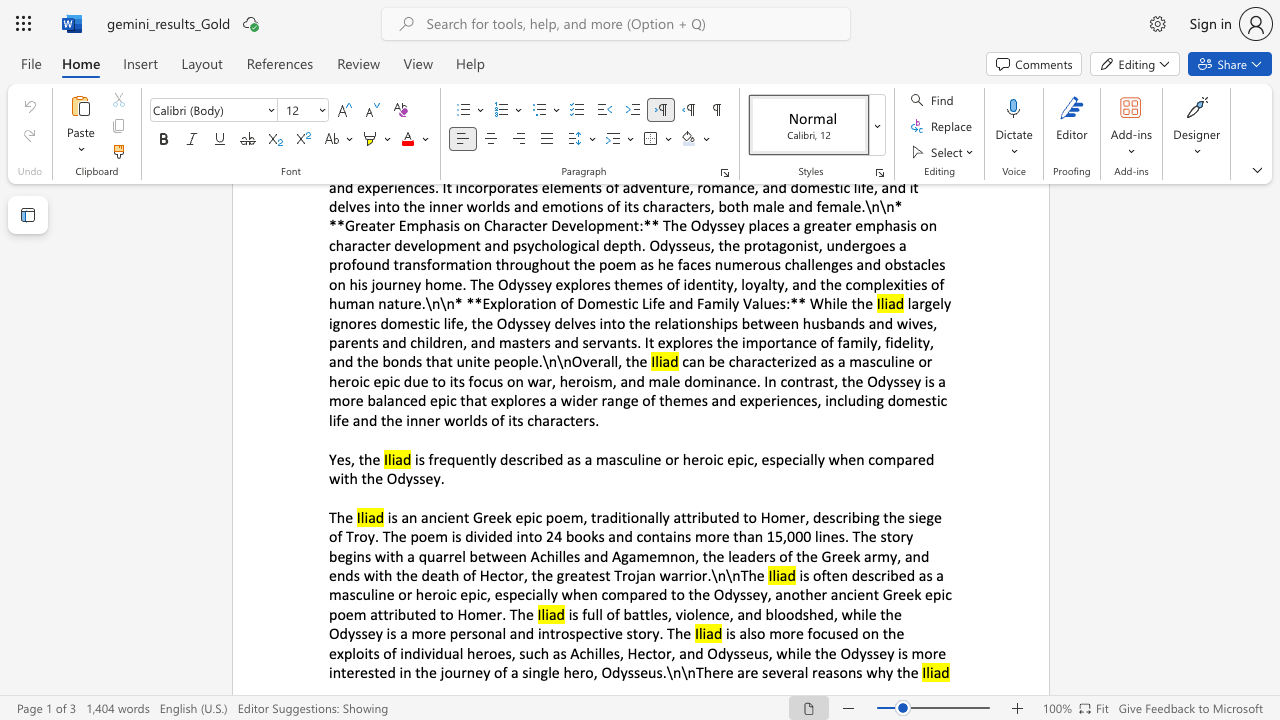 Image resolution: width=1280 pixels, height=720 pixels. Describe the element at coordinates (707, 575) in the screenshot. I see `the subset text ".\n\nTh" within the text "is an ancient Greek epic poem, traditionally attributed to Homer, describing the siege of Troy. The poem is divided into 24 books and contains more than 15,000 lines. The story begins with a quarrel between Achilles and Agamemnon, the leaders of the Greek army, and ends with the death of Hector, the greatest Trojan warrior.\n\nThe"` at that location.